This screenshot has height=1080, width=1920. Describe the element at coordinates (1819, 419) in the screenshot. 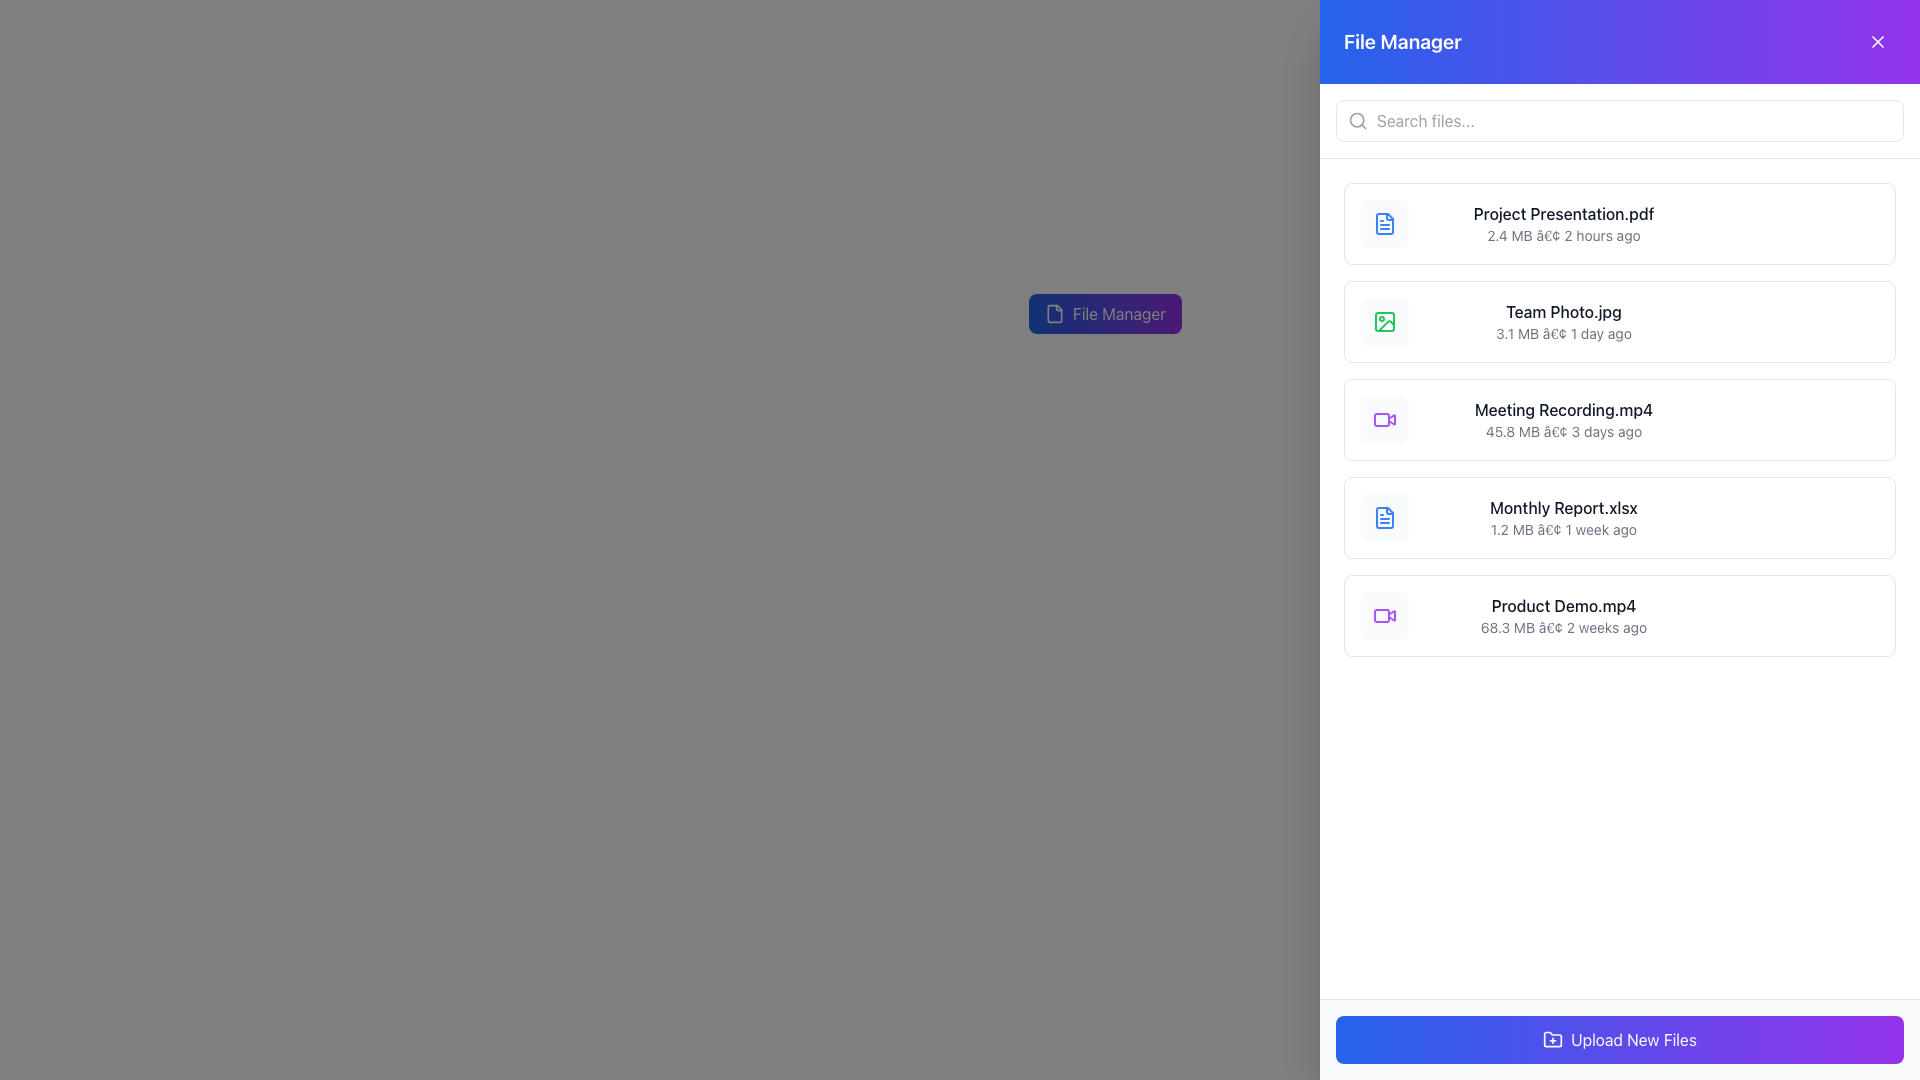

I see `the Delete button located to the right of the 'Meeting Recording.mp4' row in the file manager` at that location.